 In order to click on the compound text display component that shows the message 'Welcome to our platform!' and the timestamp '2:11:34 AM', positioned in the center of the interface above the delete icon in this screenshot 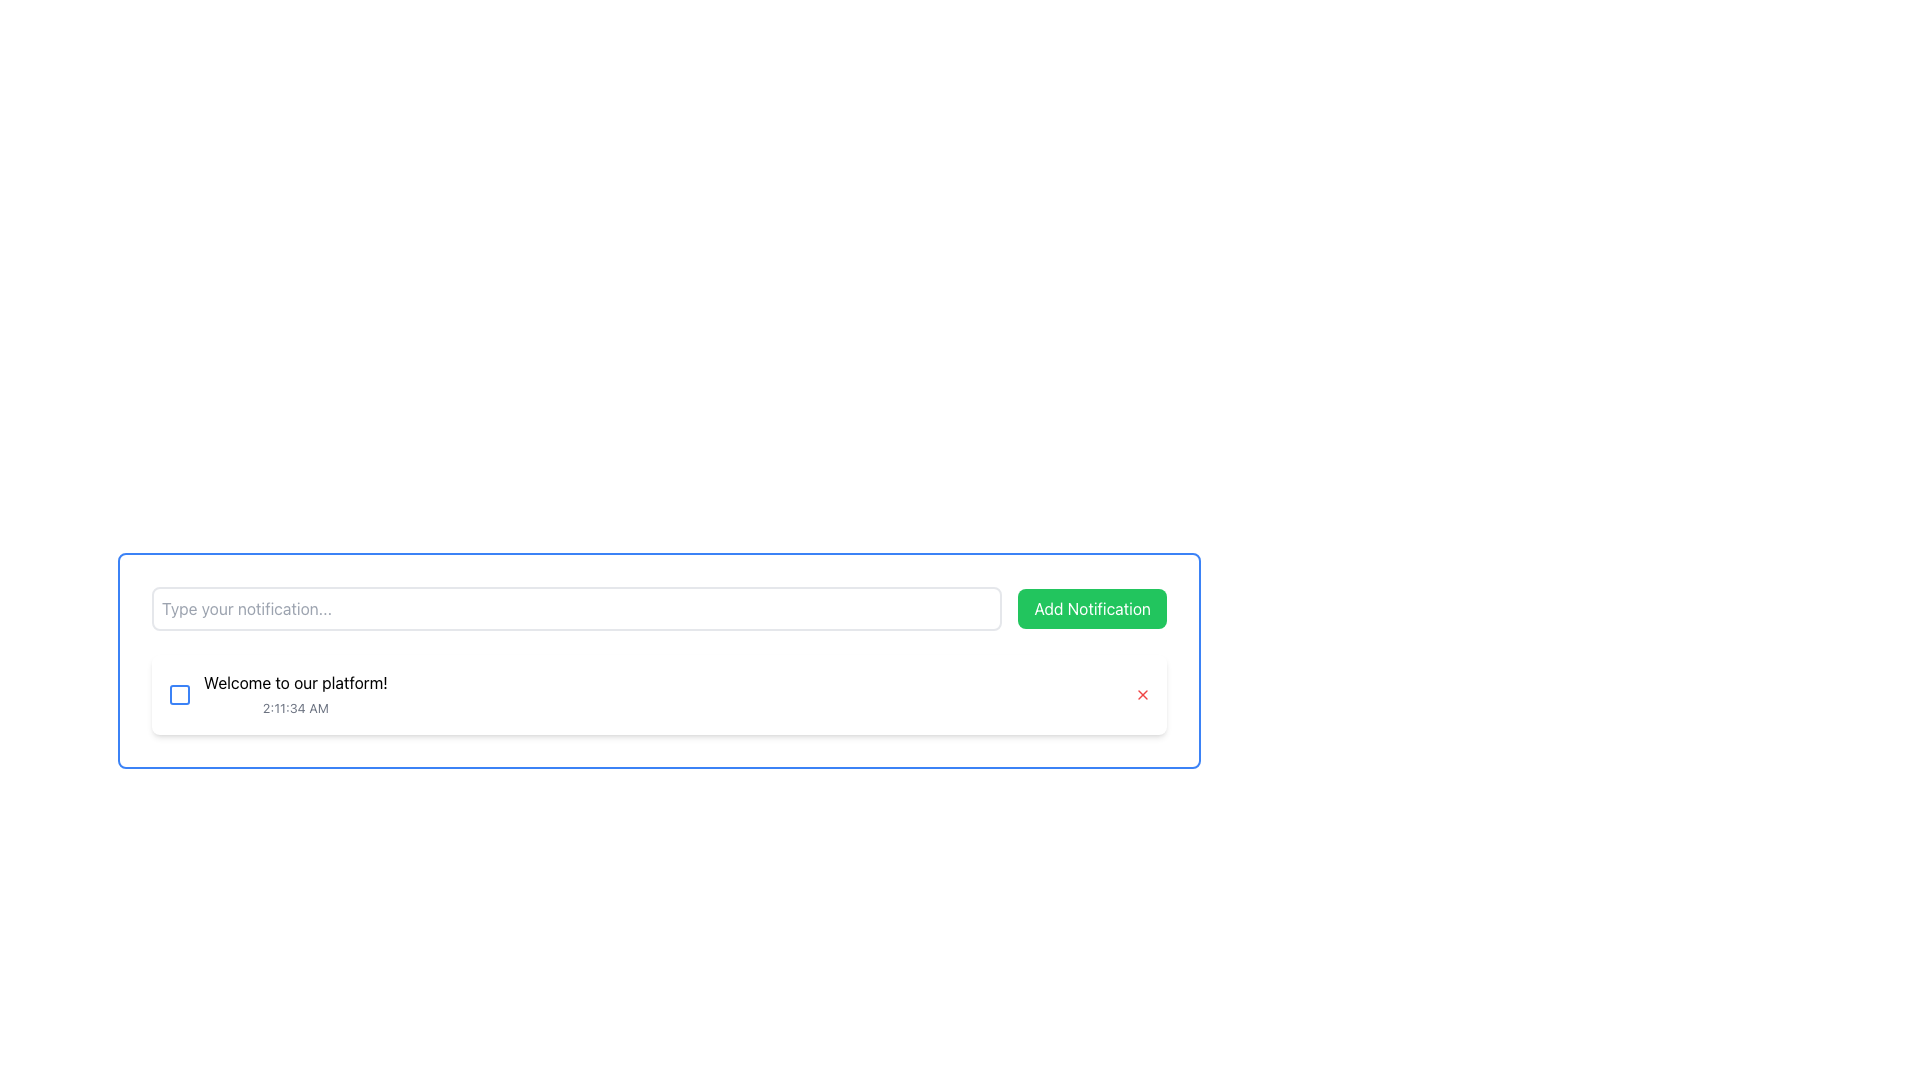, I will do `click(294, 693)`.